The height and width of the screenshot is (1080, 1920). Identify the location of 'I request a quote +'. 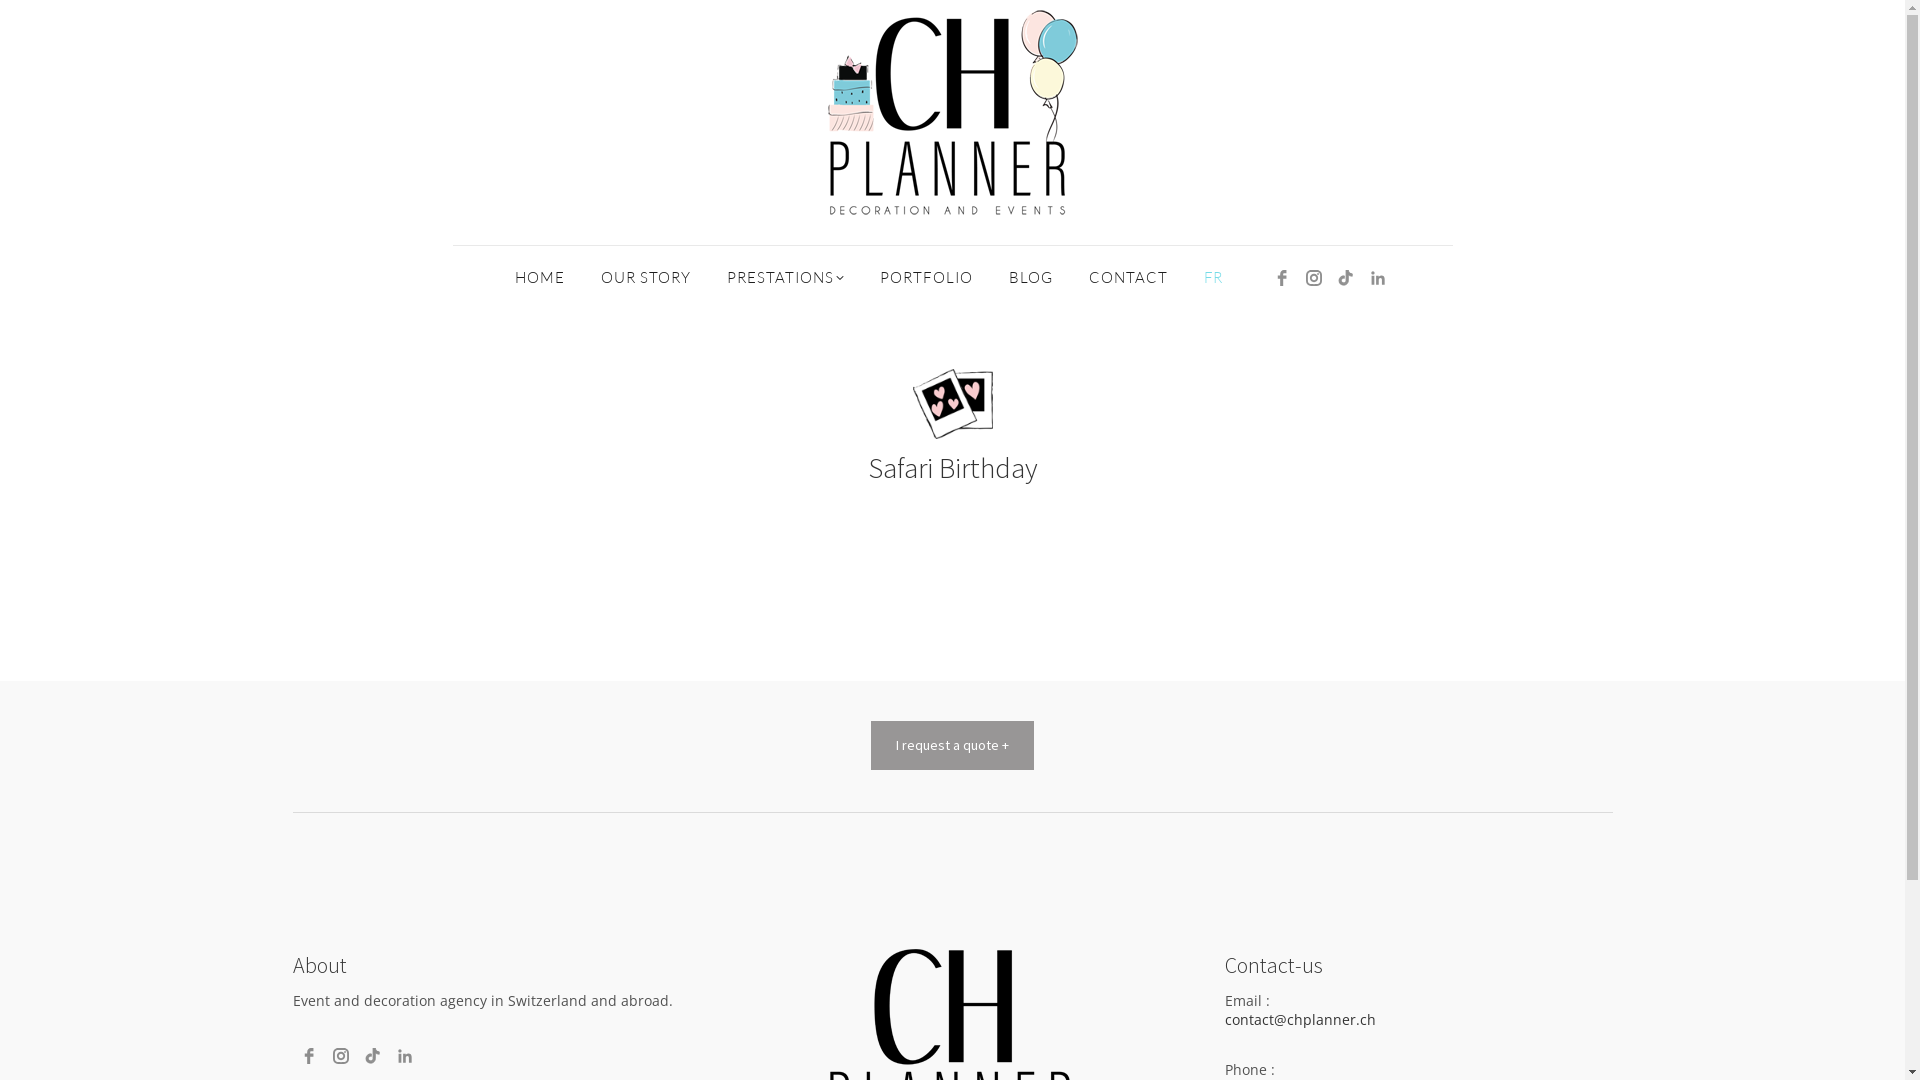
(870, 744).